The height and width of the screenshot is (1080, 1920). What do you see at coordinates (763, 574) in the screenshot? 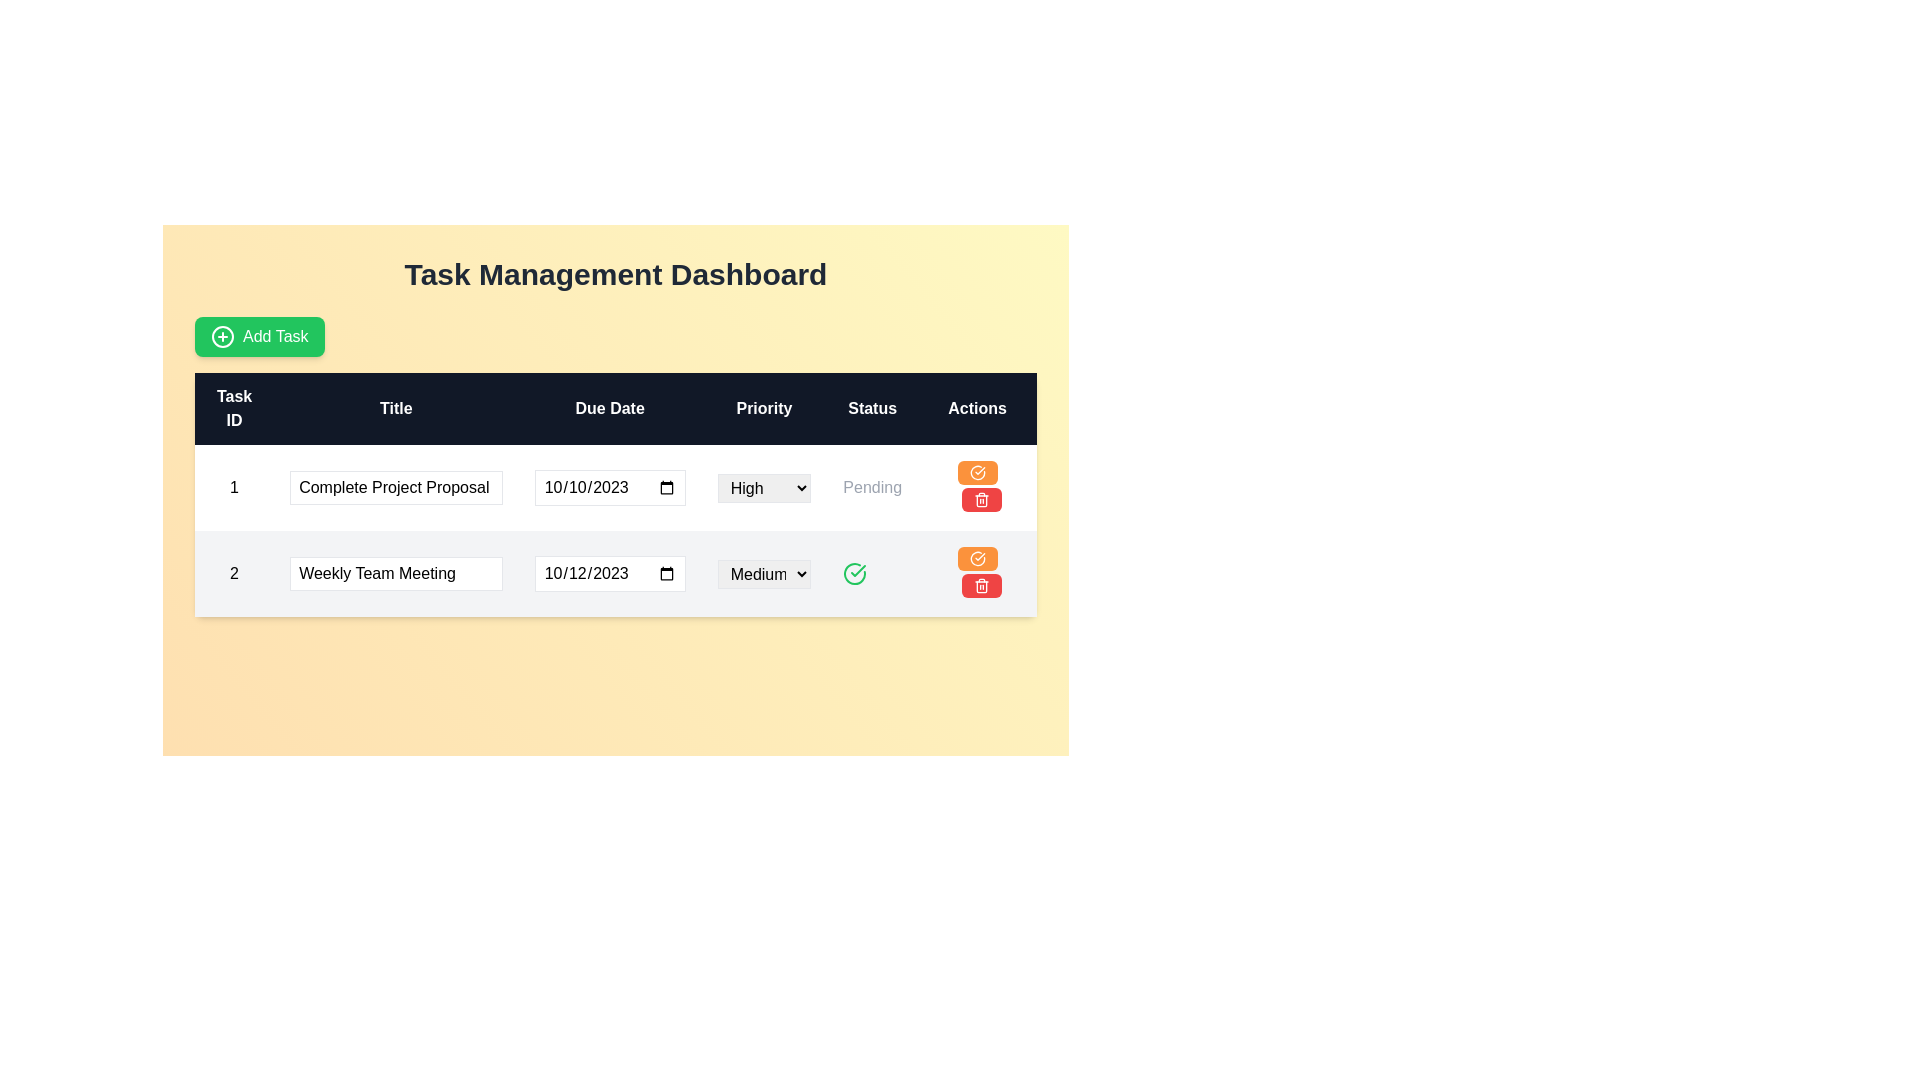
I see `the dropdown menu for selecting a priority level in the task management table located in the 'Priority' column of the second row` at bounding box center [763, 574].